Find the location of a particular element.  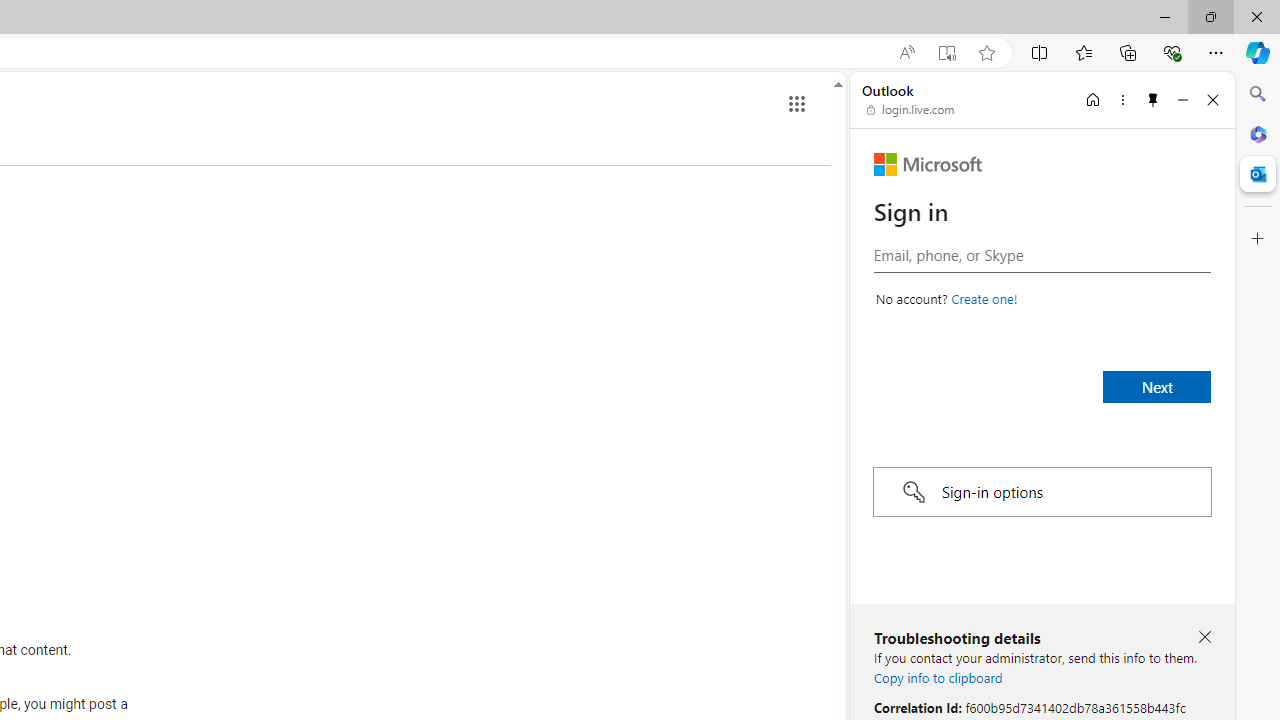

'Create a Microsoft account' is located at coordinates (984, 298).